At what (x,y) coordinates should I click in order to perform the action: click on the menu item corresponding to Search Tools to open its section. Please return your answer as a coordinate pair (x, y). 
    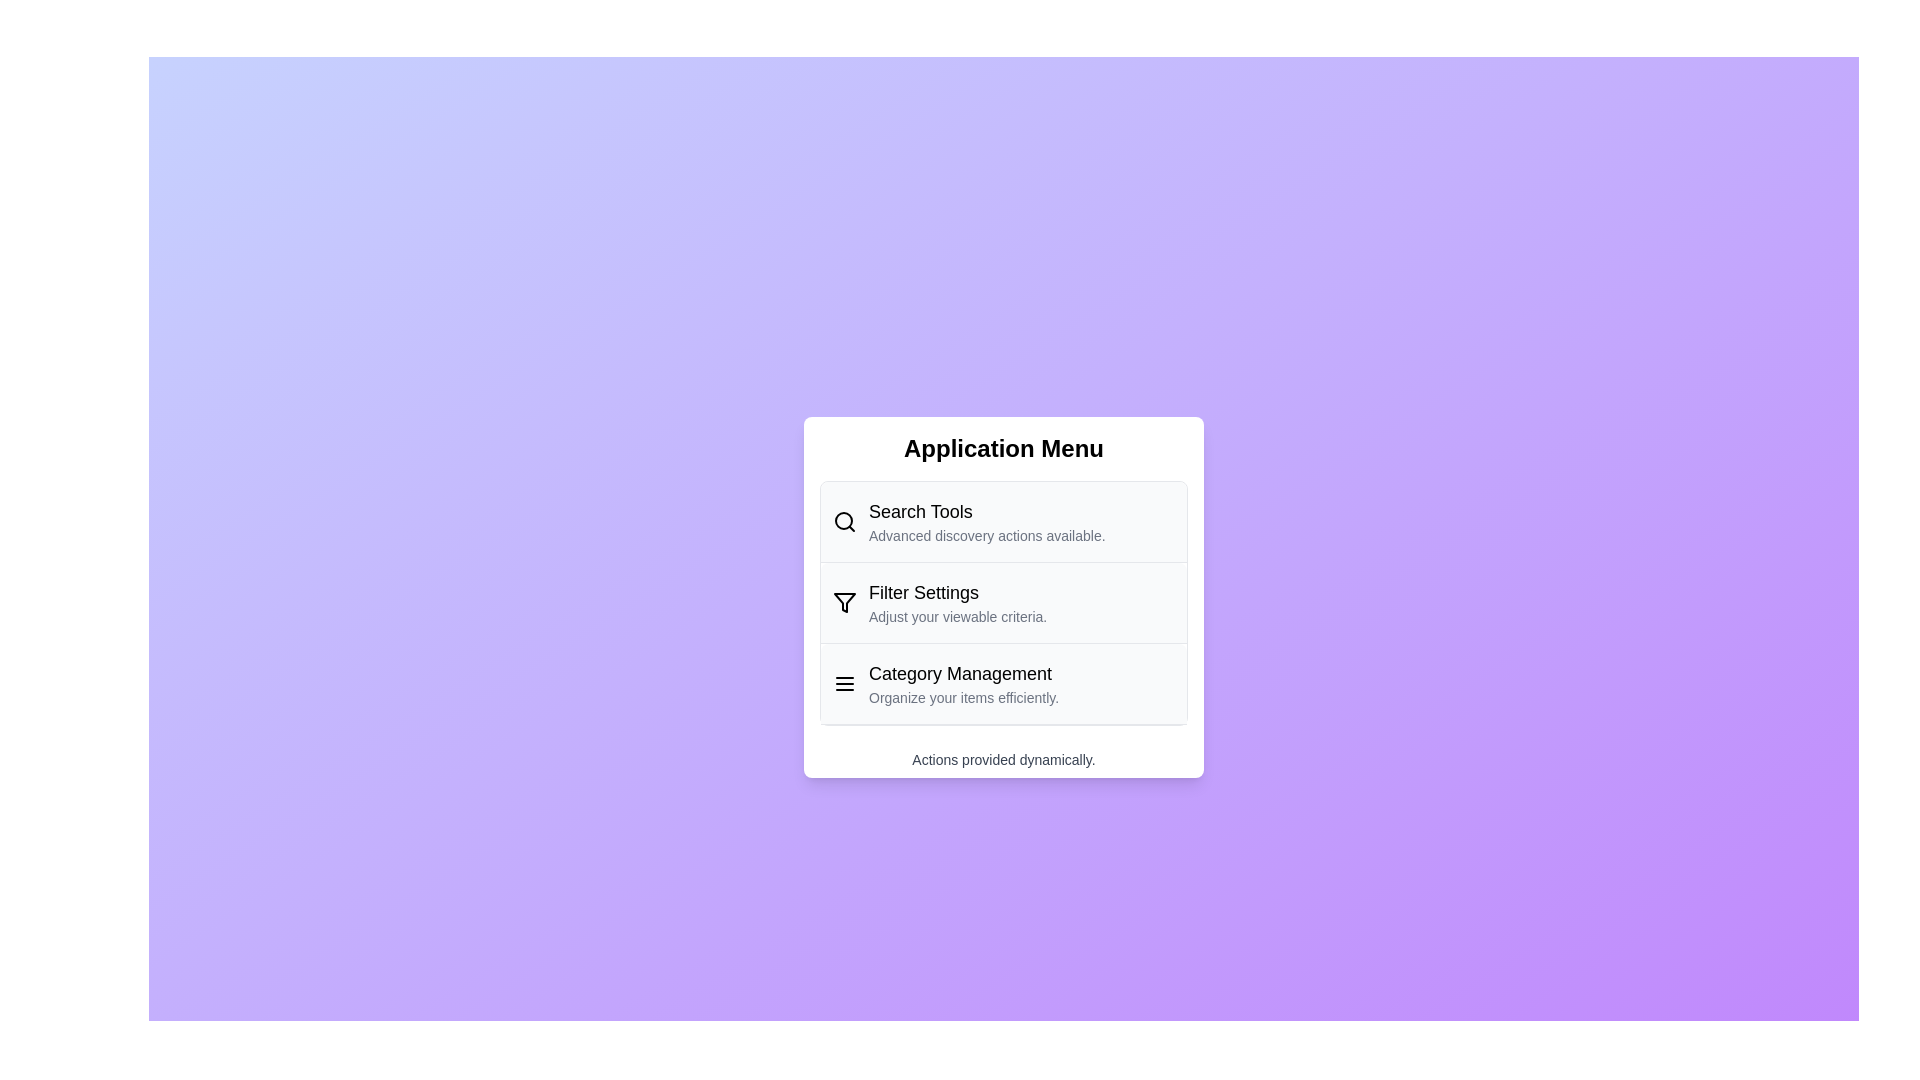
    Looking at the image, I should click on (1003, 520).